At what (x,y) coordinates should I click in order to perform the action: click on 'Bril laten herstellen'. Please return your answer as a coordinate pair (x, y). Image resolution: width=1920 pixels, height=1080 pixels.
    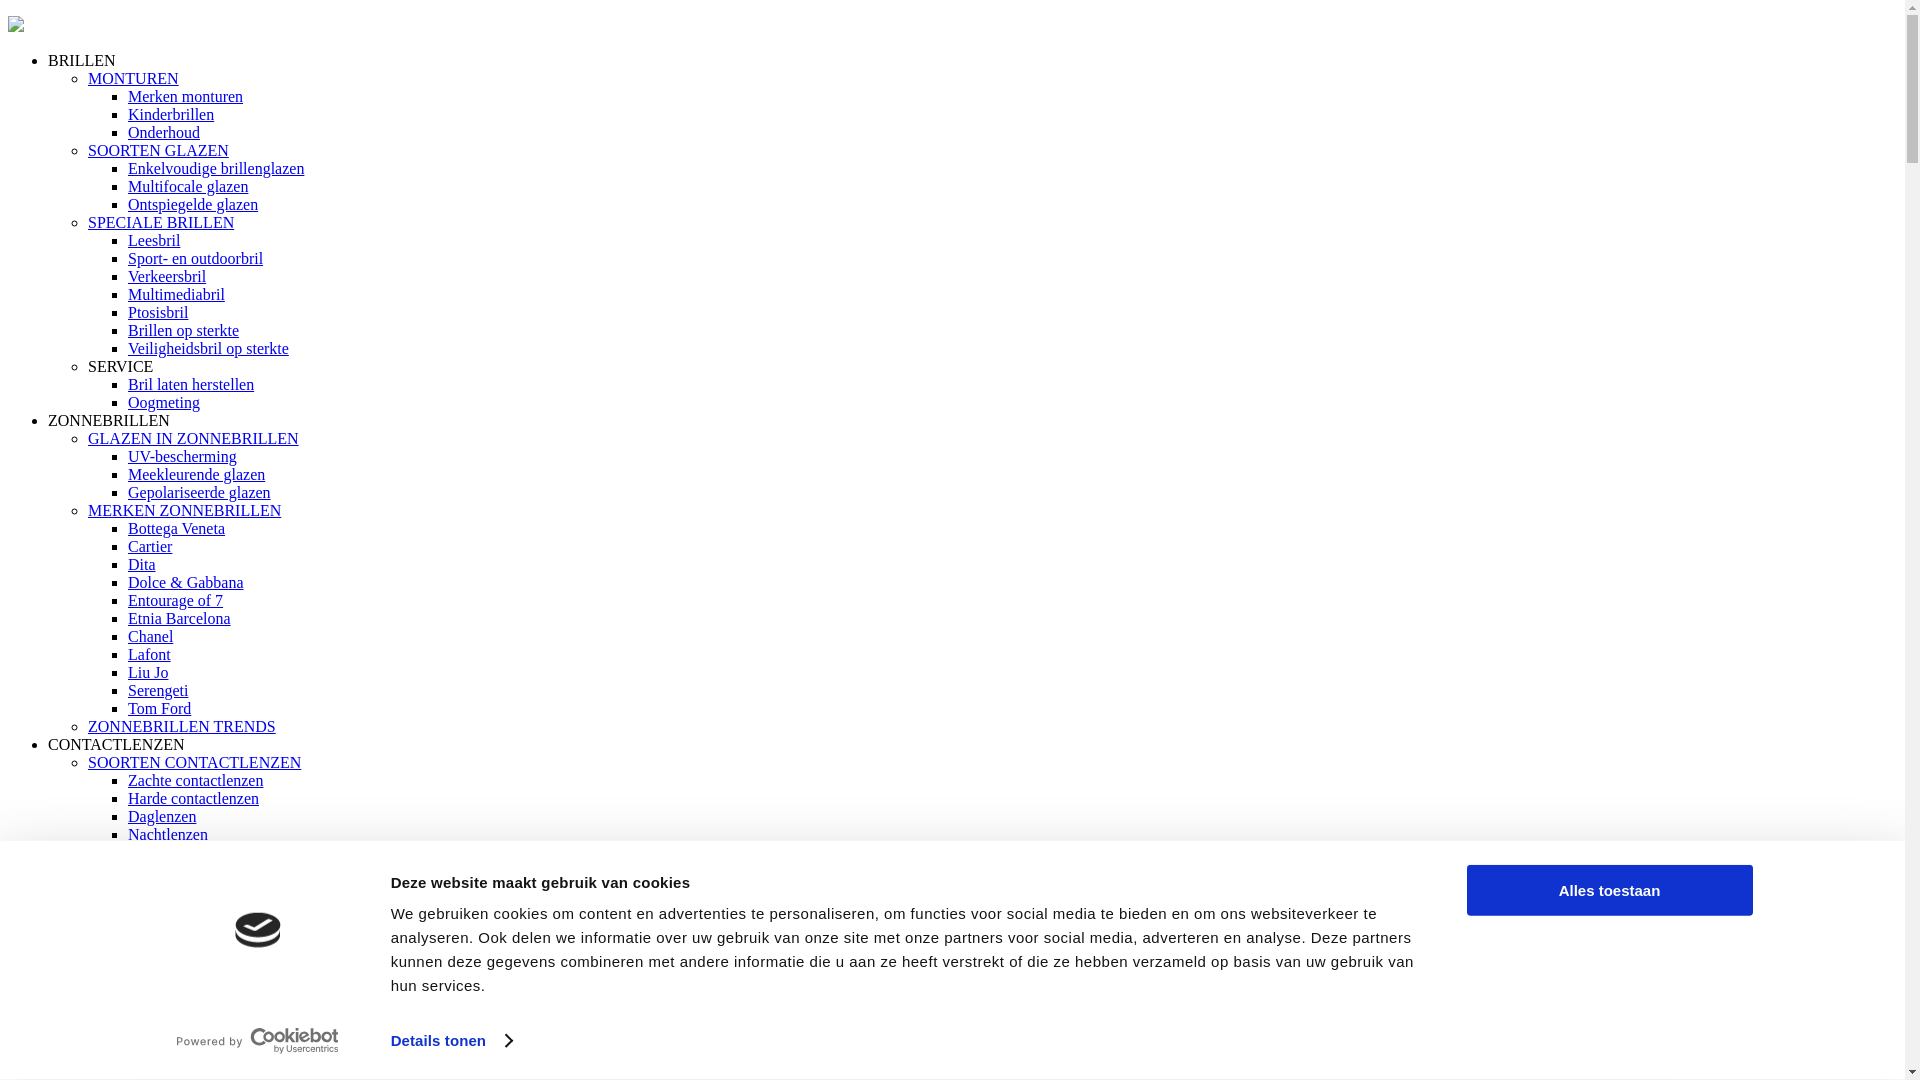
    Looking at the image, I should click on (191, 384).